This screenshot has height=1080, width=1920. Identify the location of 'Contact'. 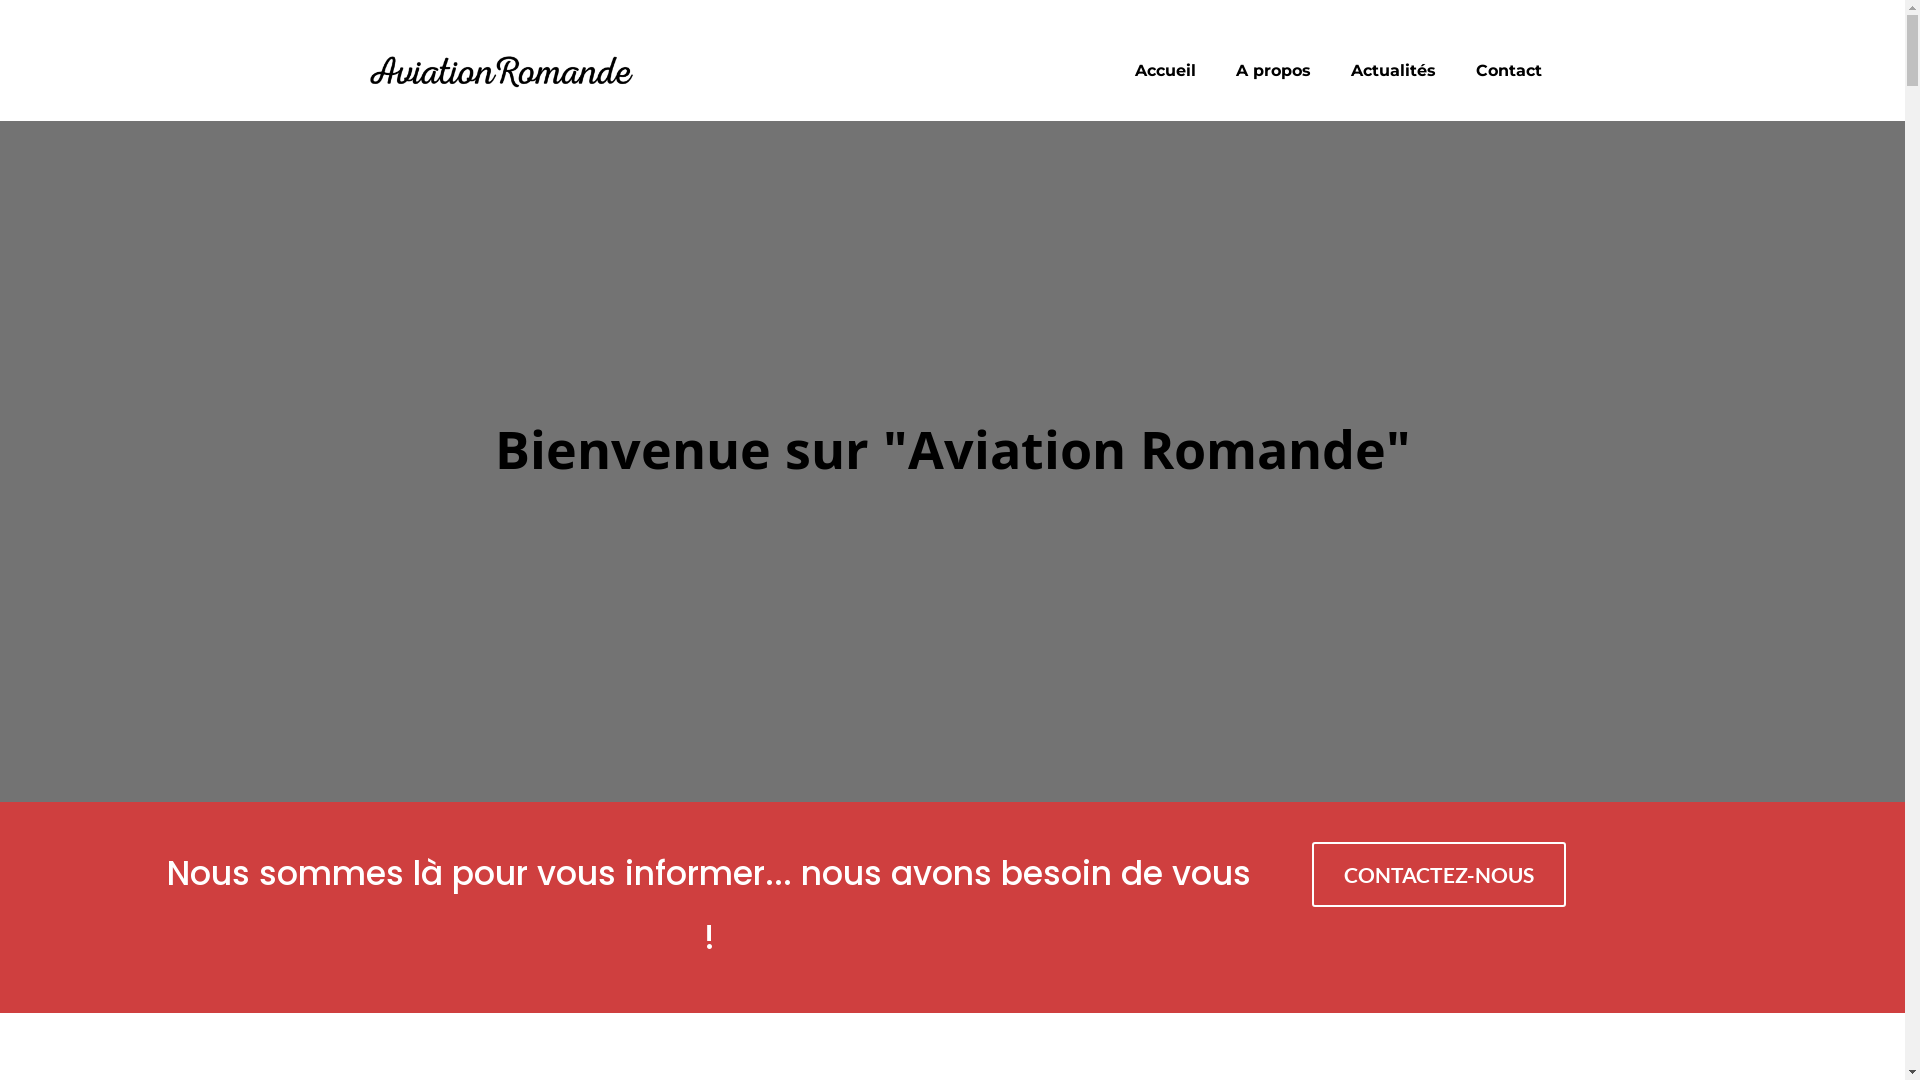
(1508, 69).